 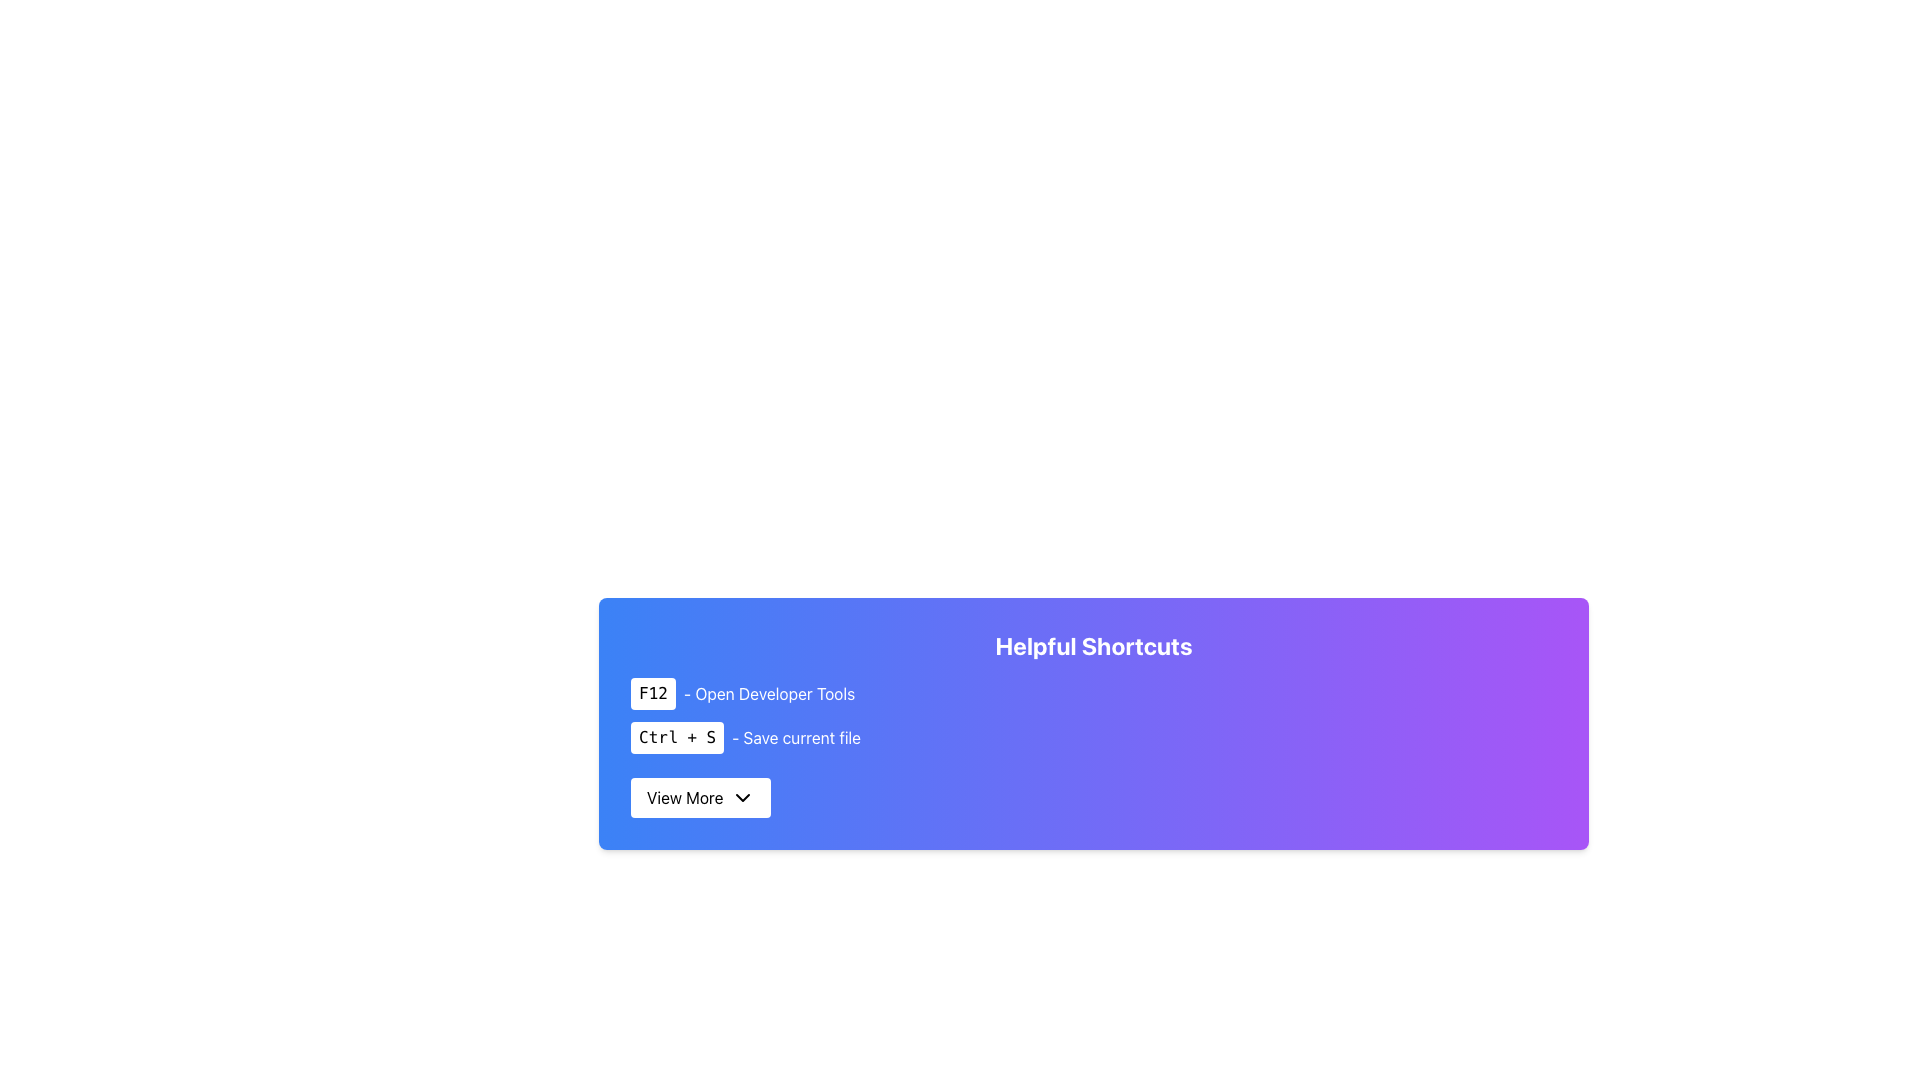 I want to click on displayed text of the text label that reads '- Open Developer Tools' located in the bottom-left area of the interface under the 'Helpful Shortcuts' heading, so click(x=768, y=693).